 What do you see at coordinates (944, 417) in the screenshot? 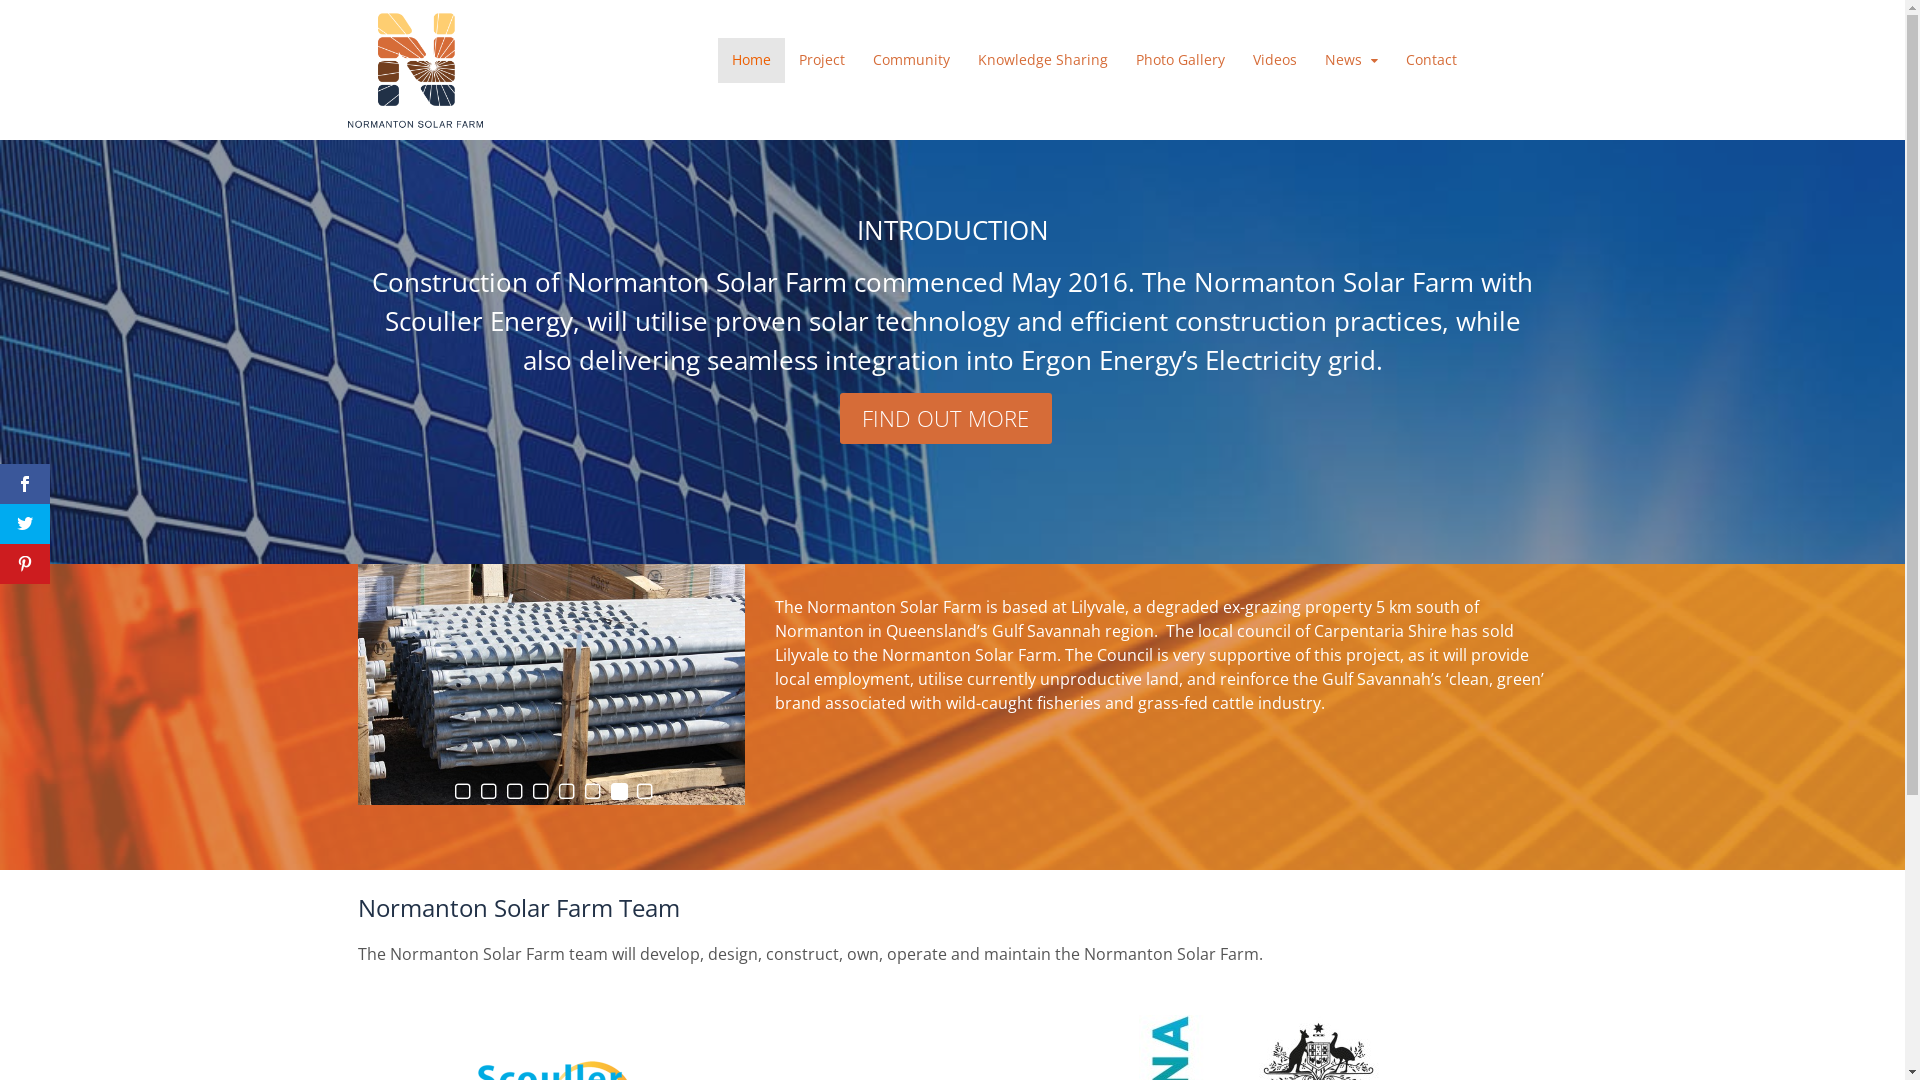
I see `'FIND OUT MORE'` at bounding box center [944, 417].